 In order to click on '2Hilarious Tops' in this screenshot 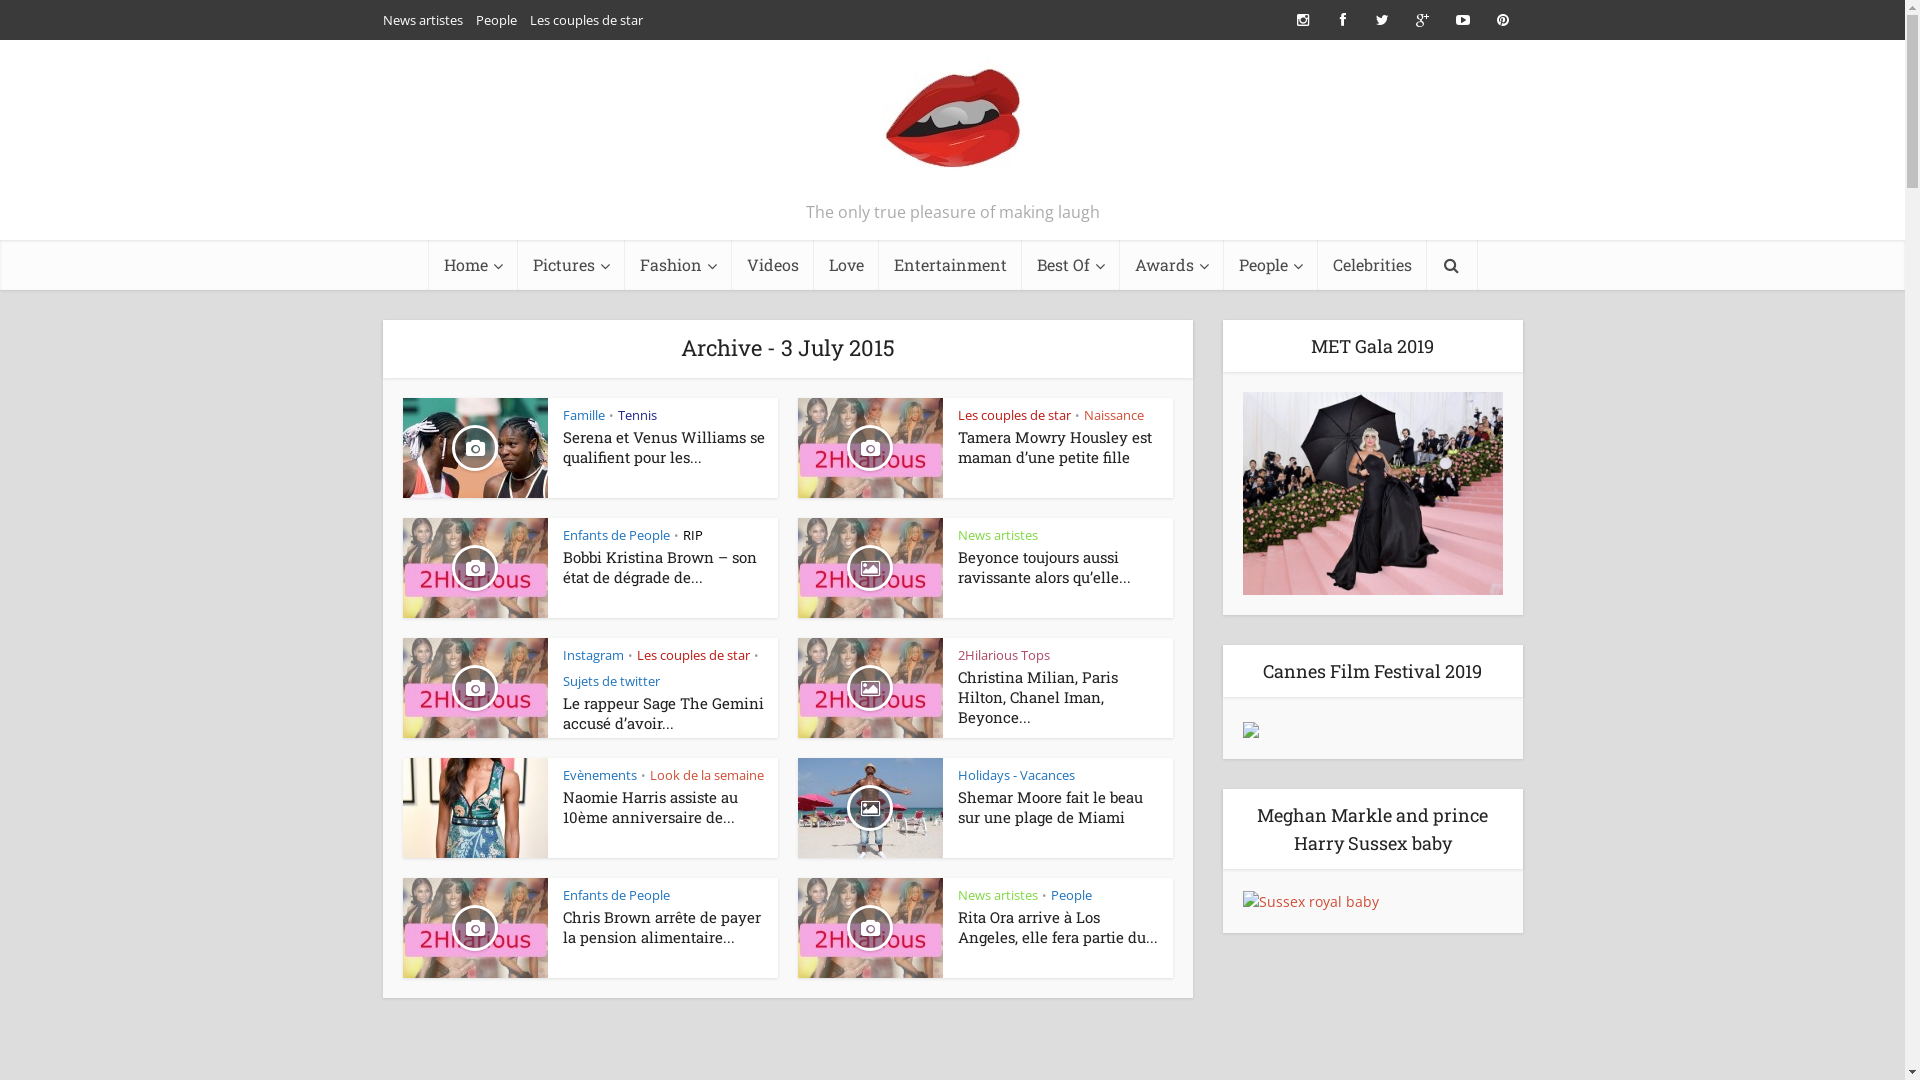, I will do `click(1003, 655)`.